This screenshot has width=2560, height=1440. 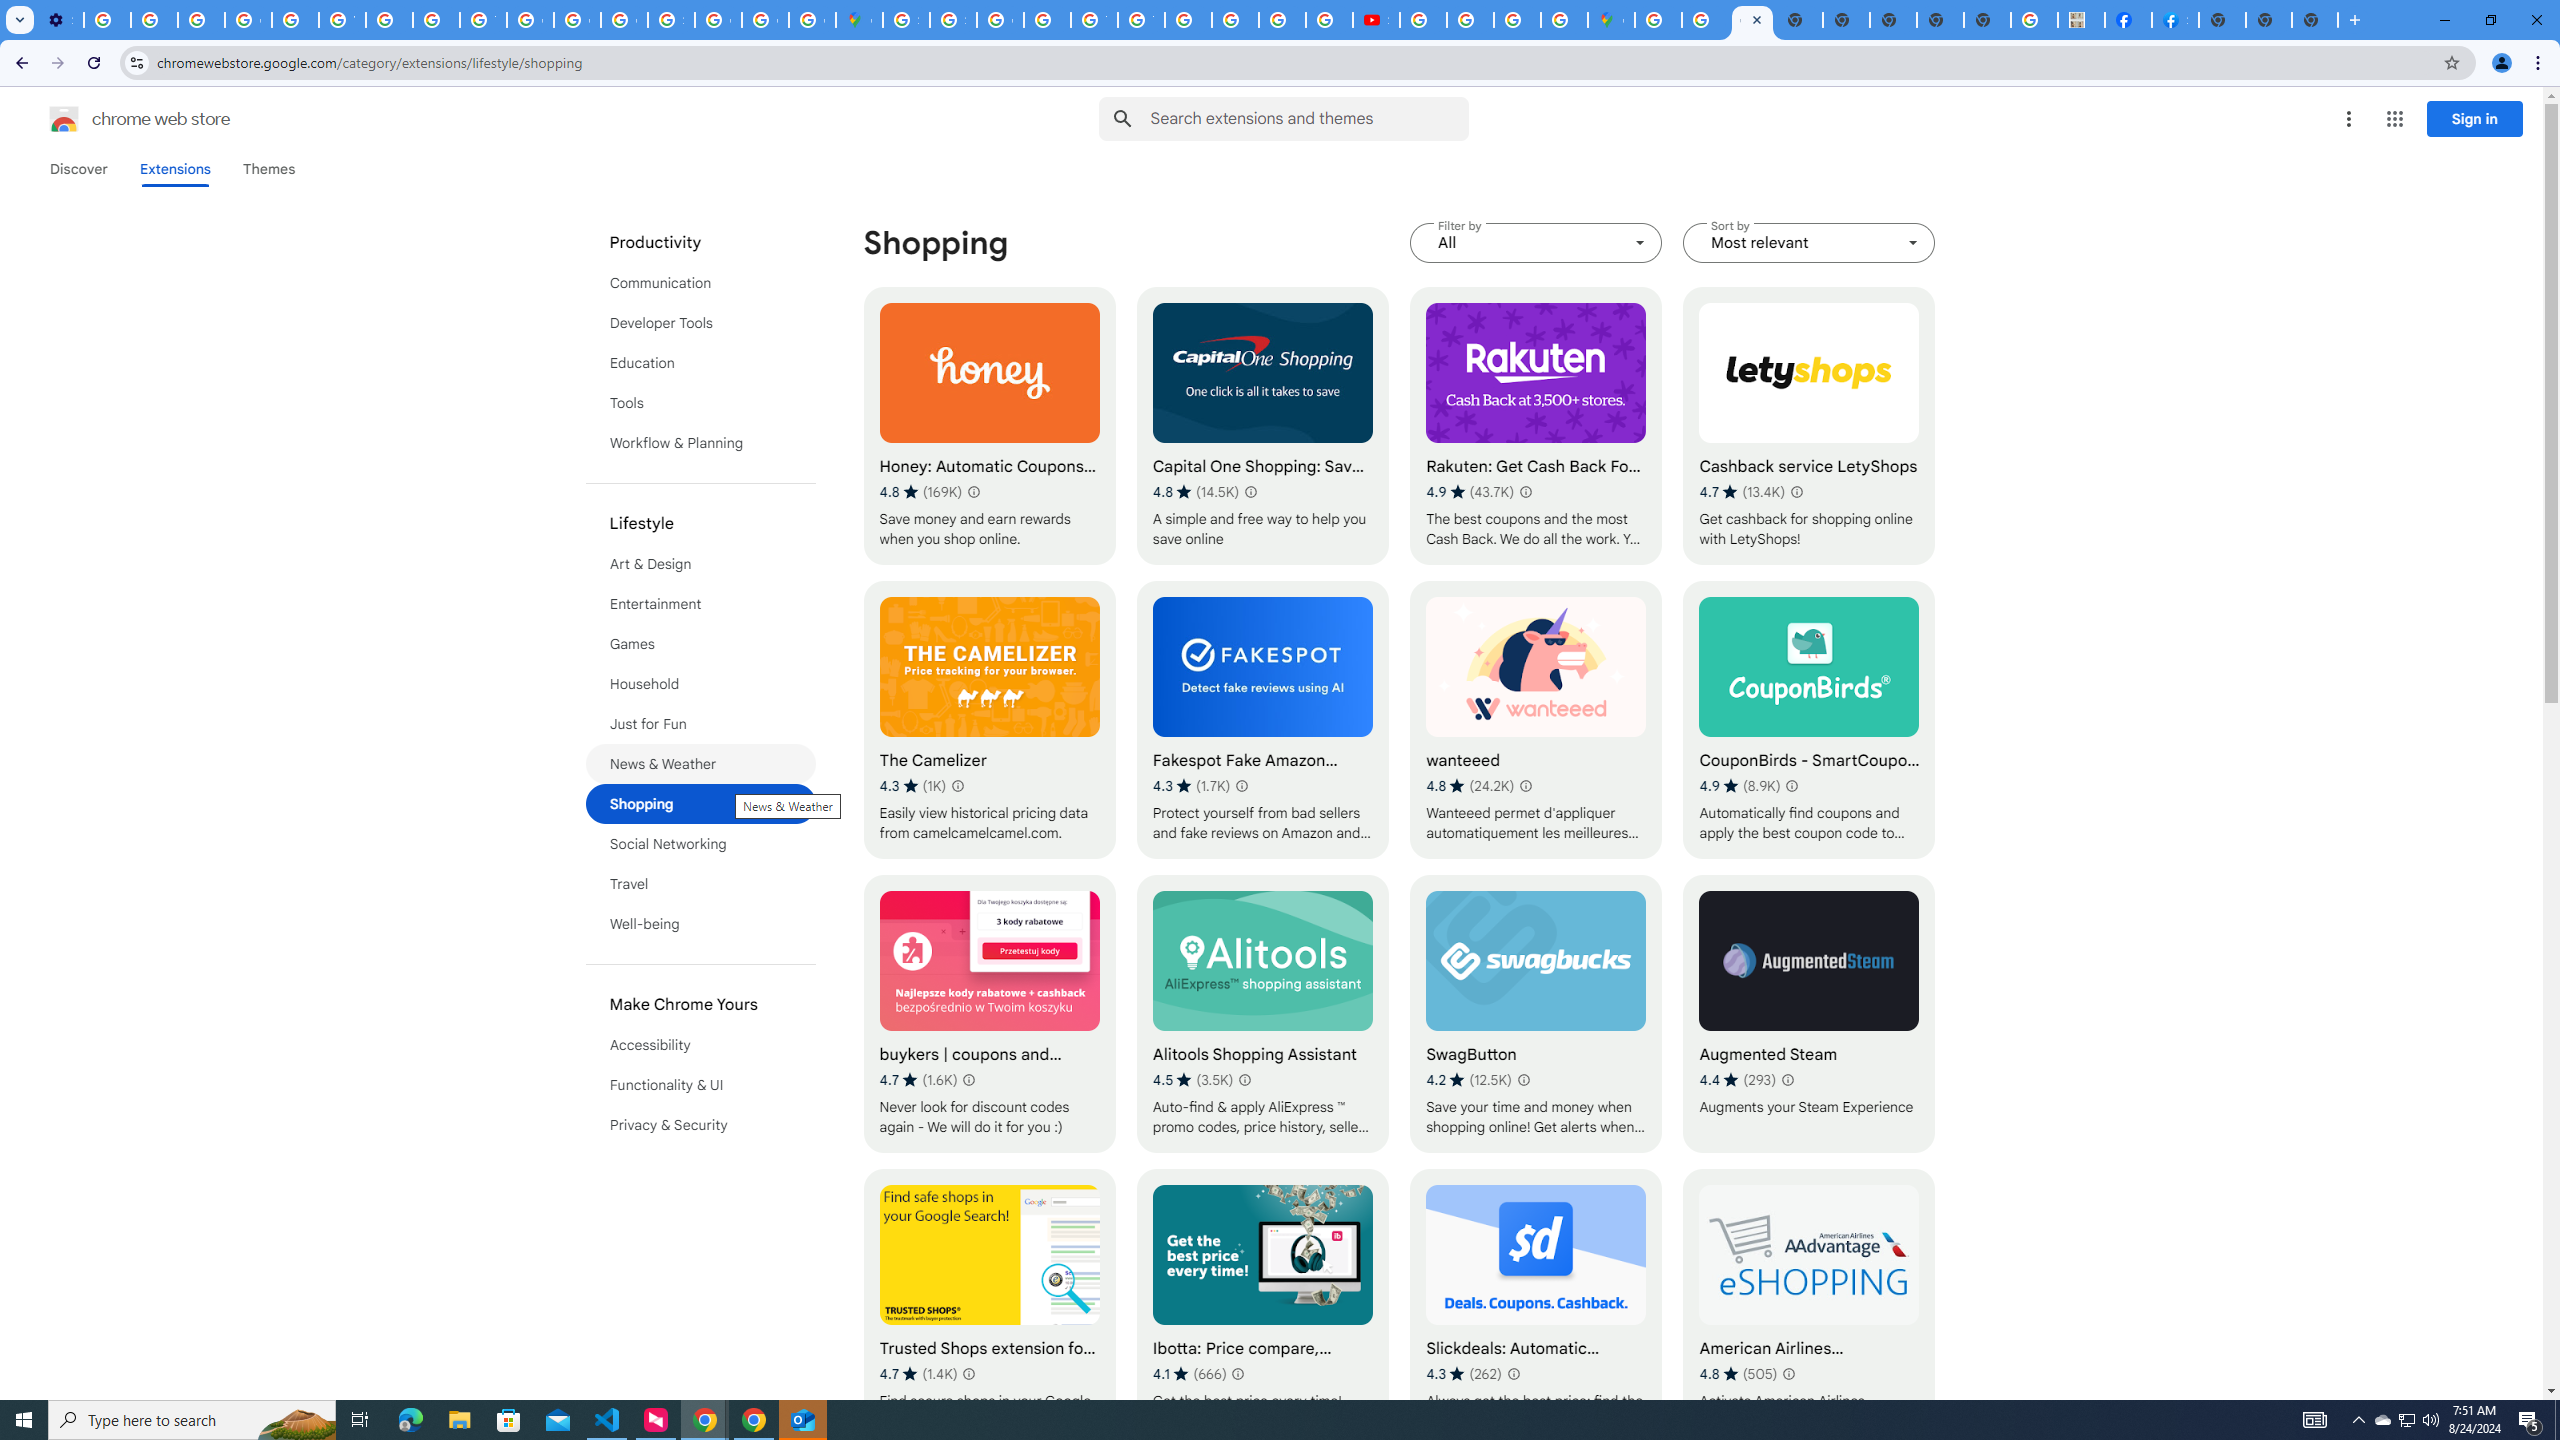 I want to click on 'Learn how to find your photos - Google Photos Help', so click(x=154, y=19).